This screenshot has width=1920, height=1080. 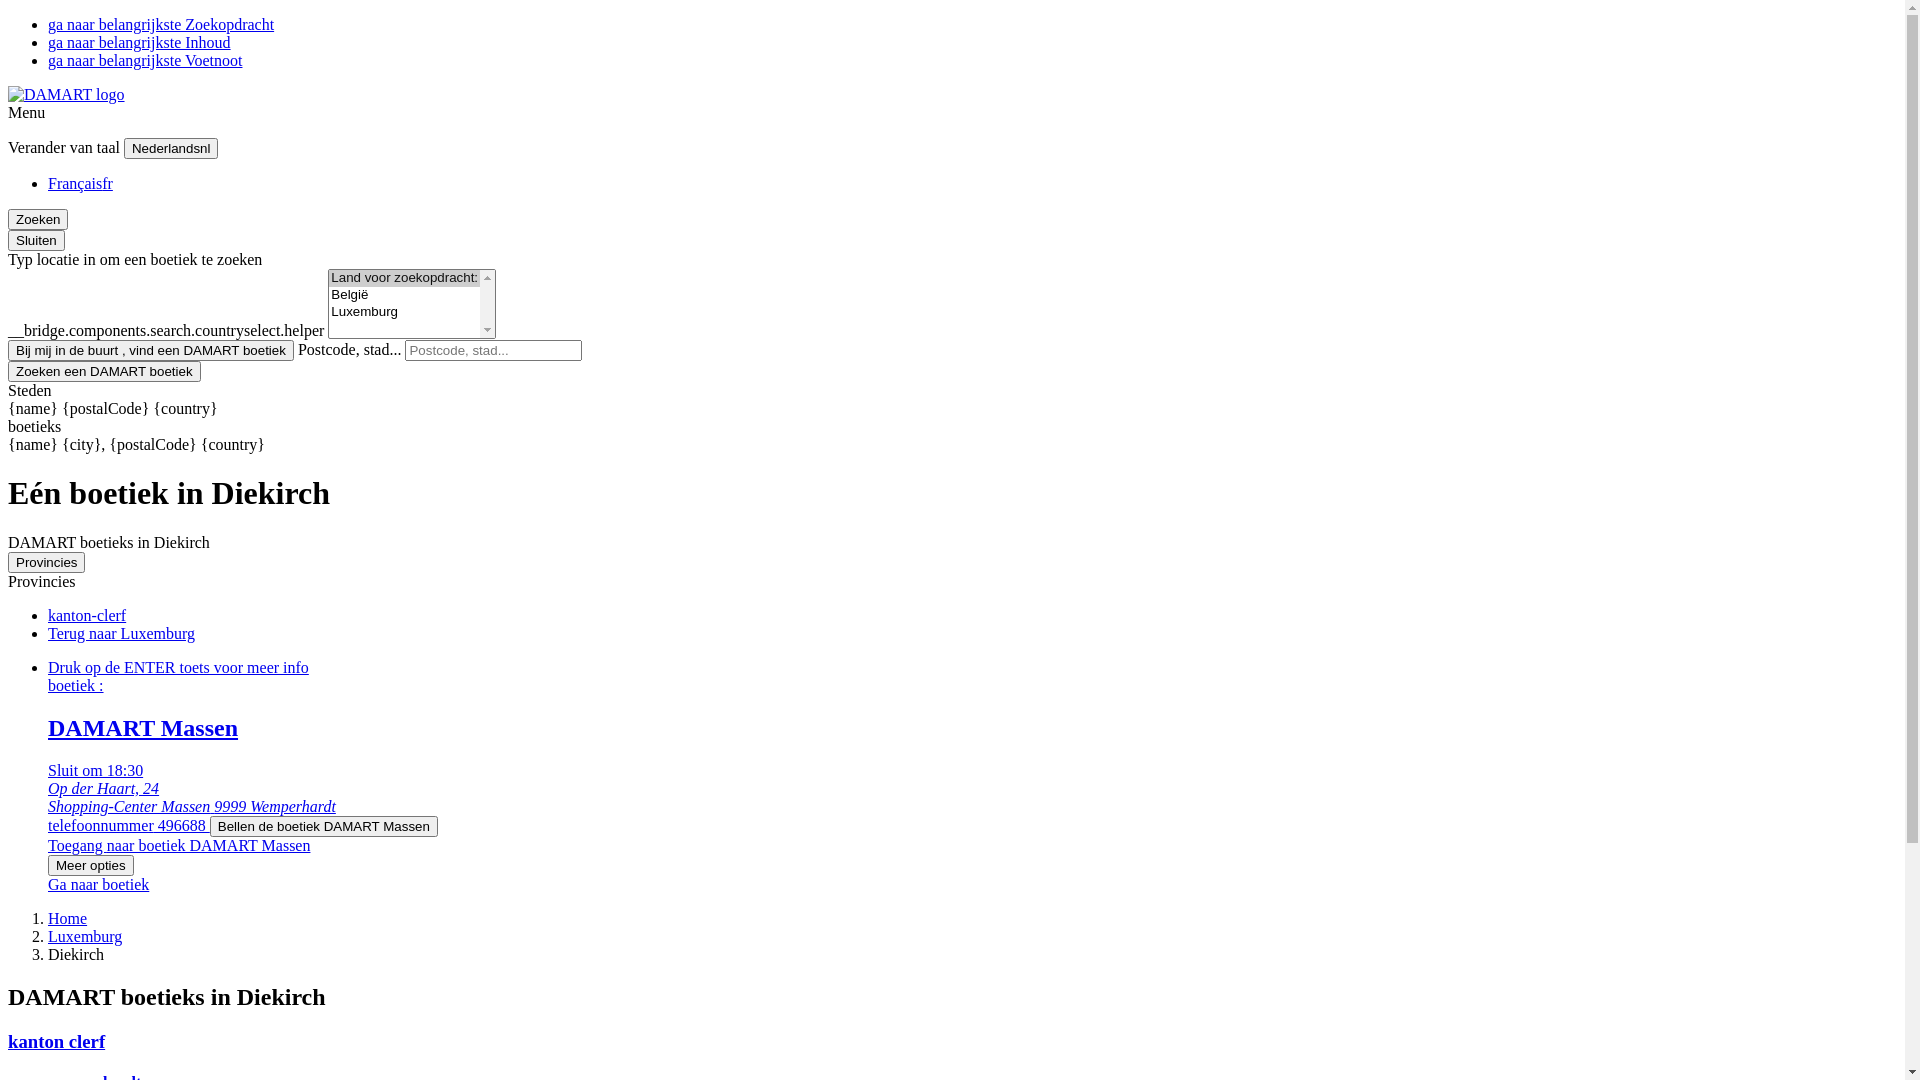 What do you see at coordinates (128, 825) in the screenshot?
I see `'telefoonnummer 496688'` at bounding box center [128, 825].